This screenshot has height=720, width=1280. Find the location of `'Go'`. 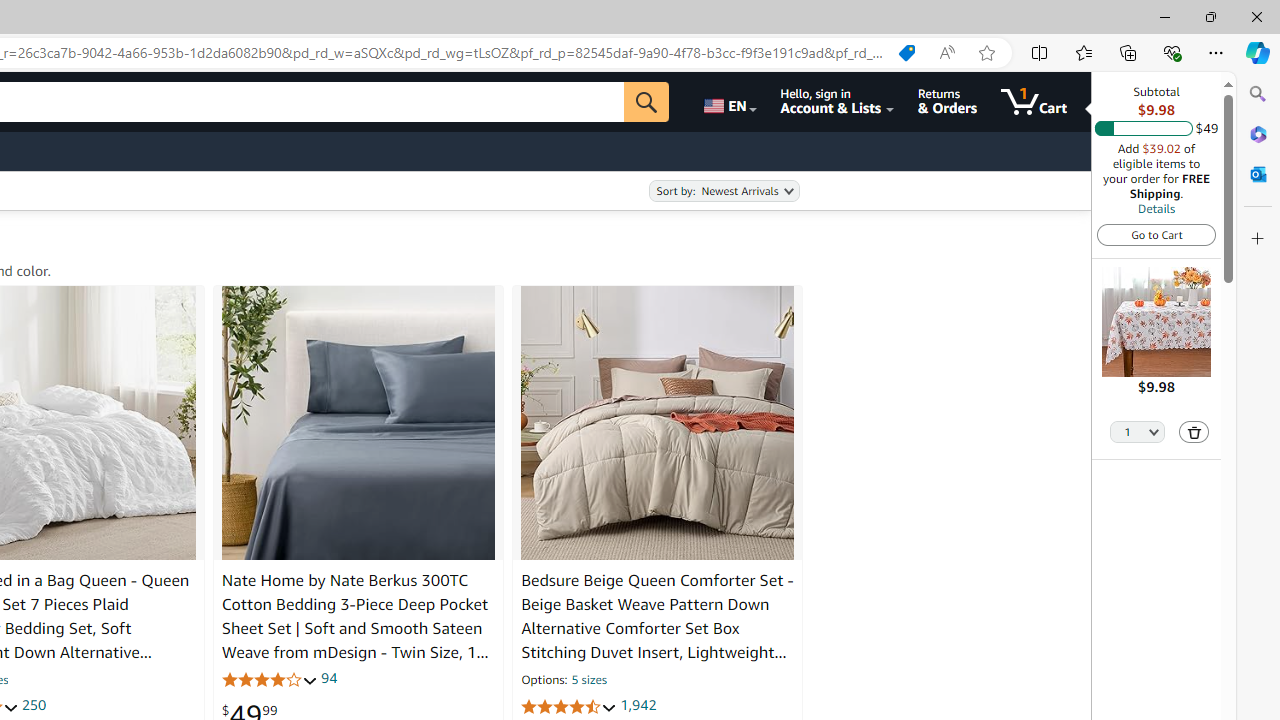

'Go' is located at coordinates (647, 101).